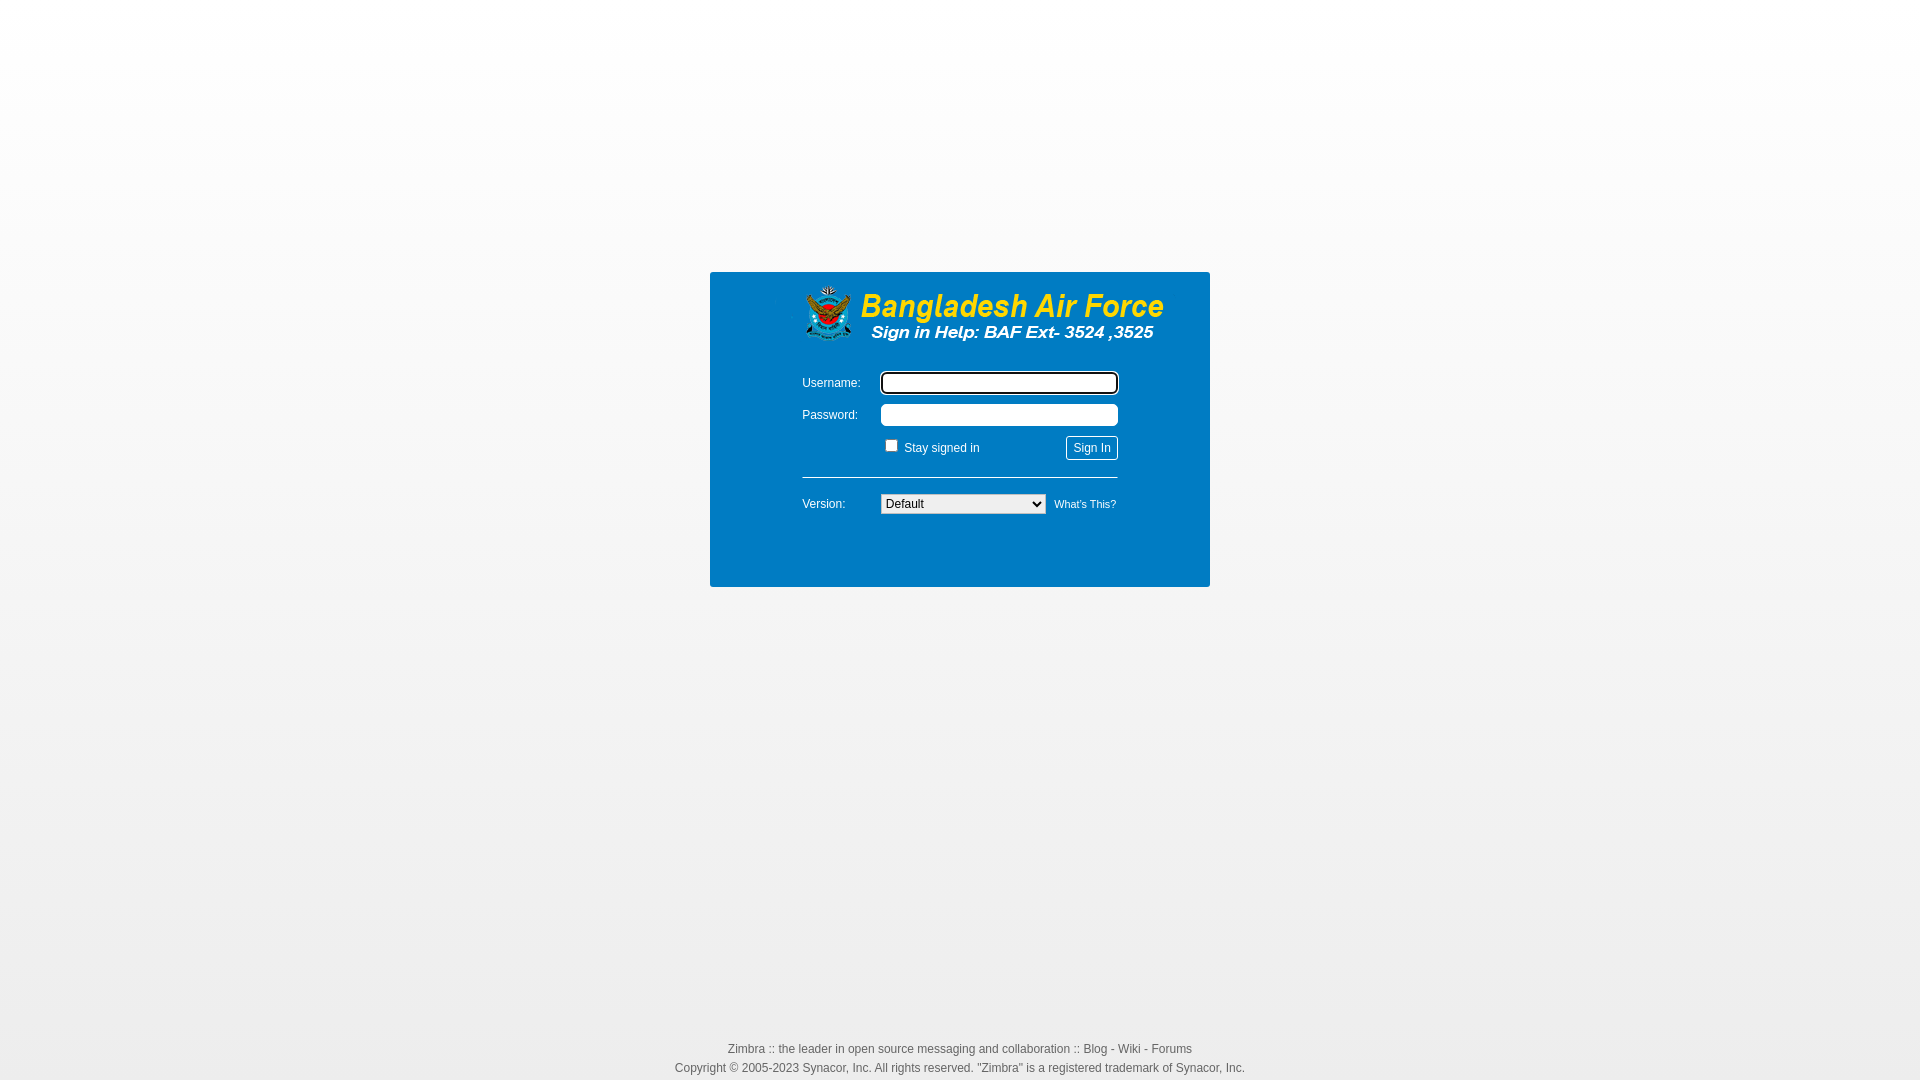 The height and width of the screenshot is (1080, 1920). What do you see at coordinates (960, 312) in the screenshot?
I see `'Zimbra'` at bounding box center [960, 312].